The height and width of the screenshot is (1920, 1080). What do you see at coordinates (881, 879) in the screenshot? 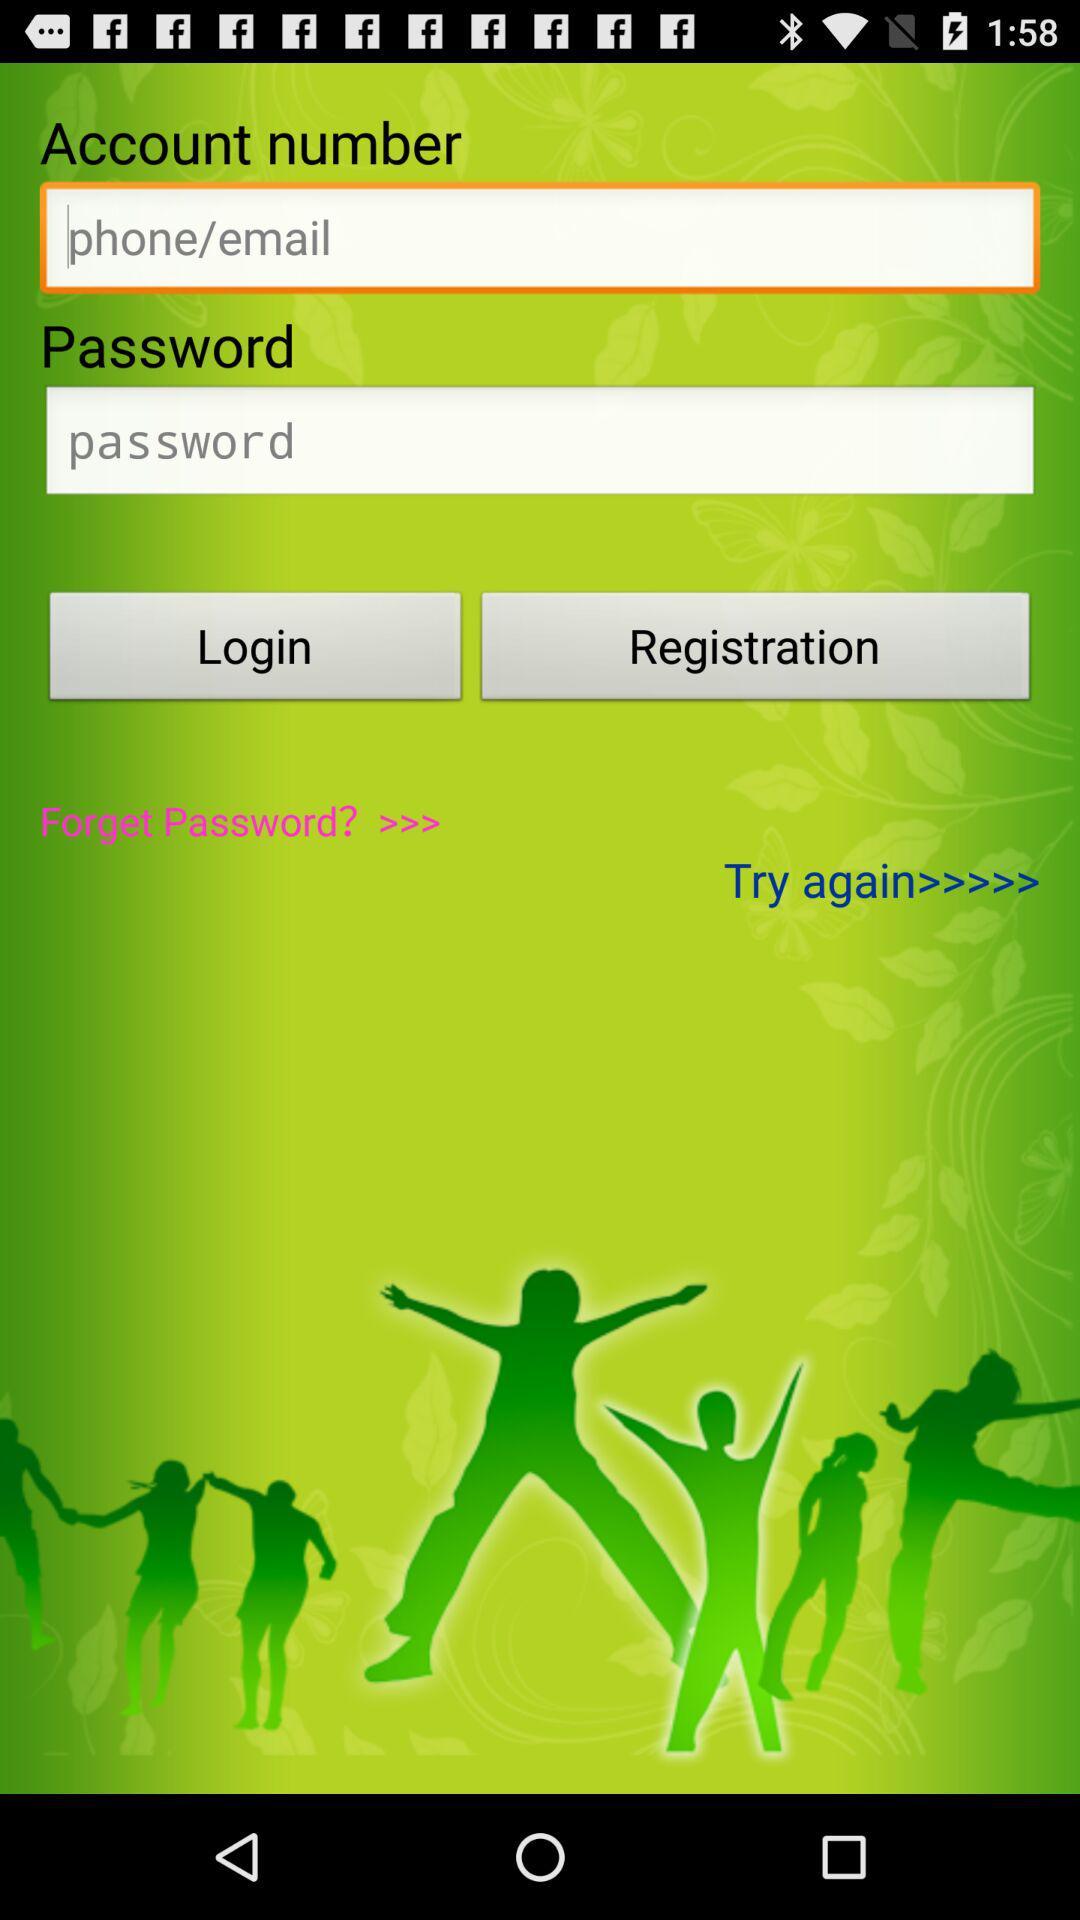
I see `try again>>>>> item` at bounding box center [881, 879].